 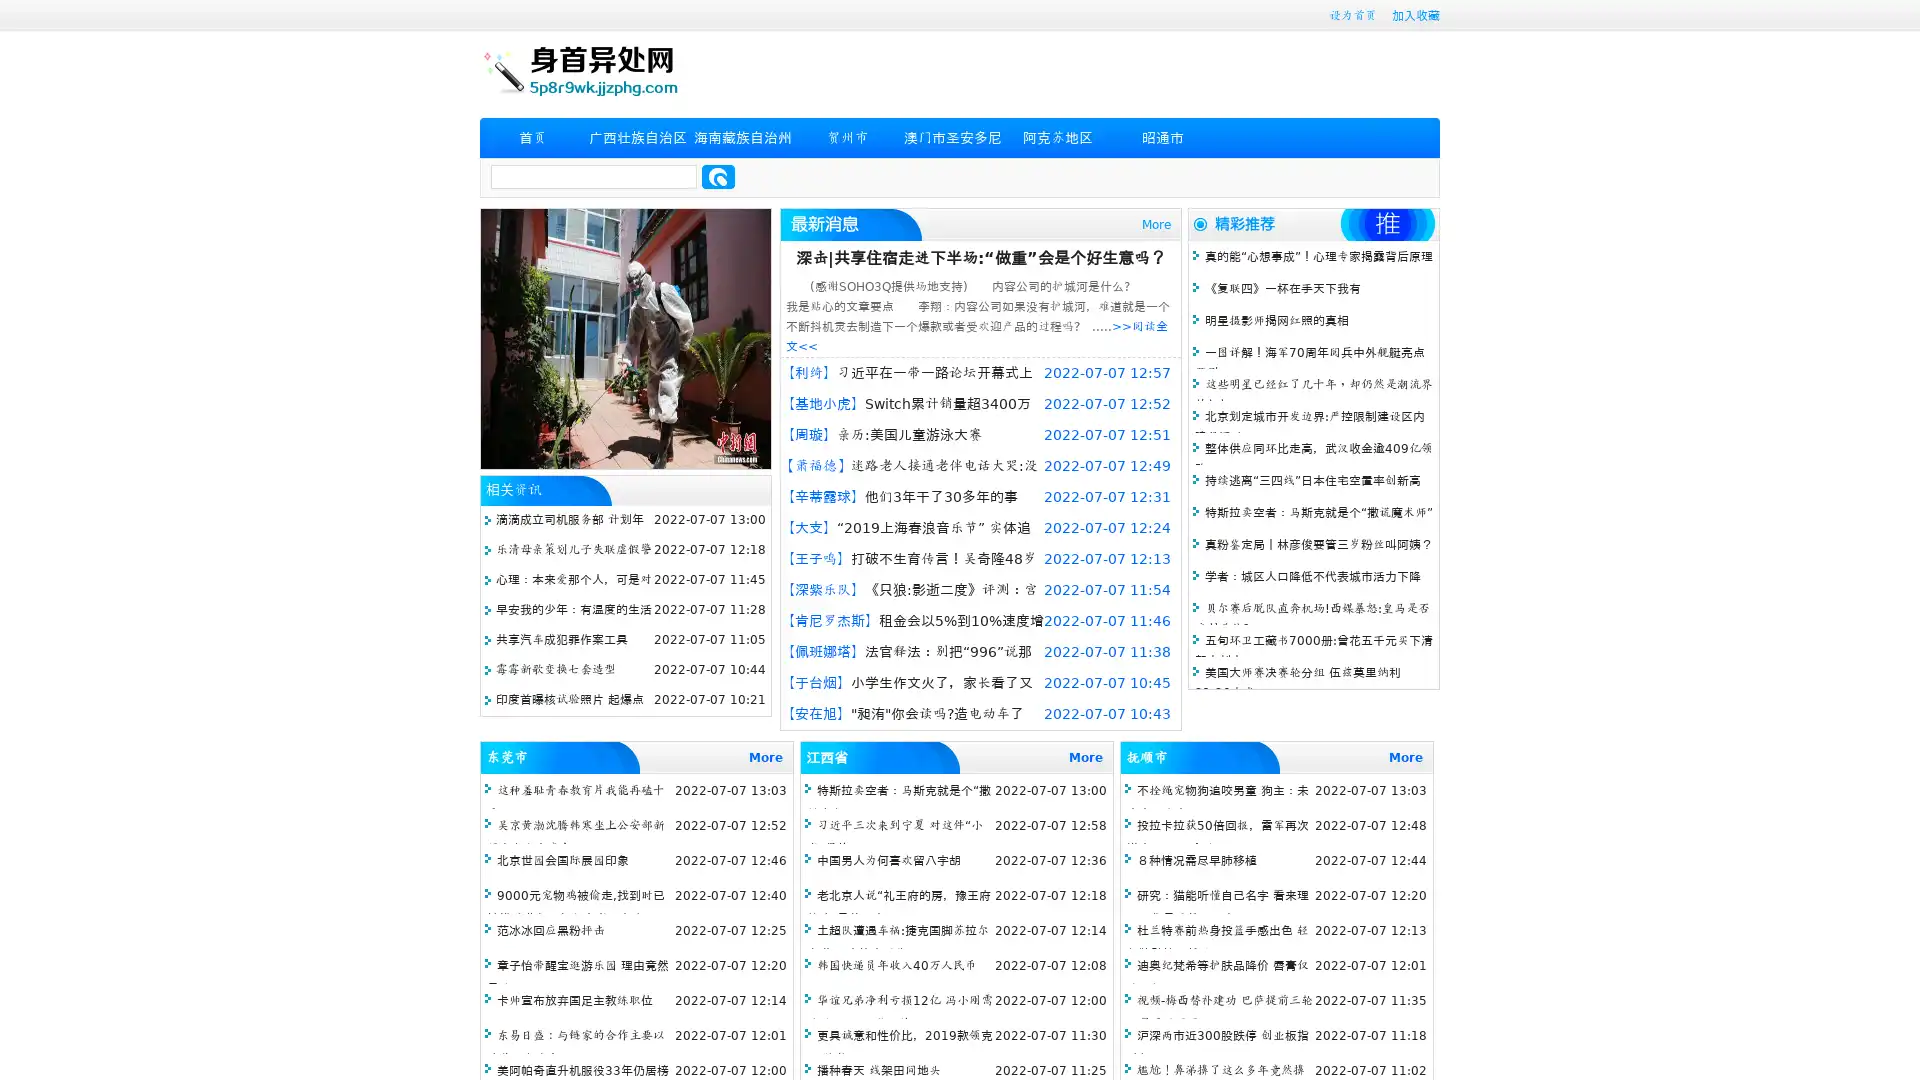 What do you see at coordinates (718, 176) in the screenshot?
I see `Search` at bounding box center [718, 176].